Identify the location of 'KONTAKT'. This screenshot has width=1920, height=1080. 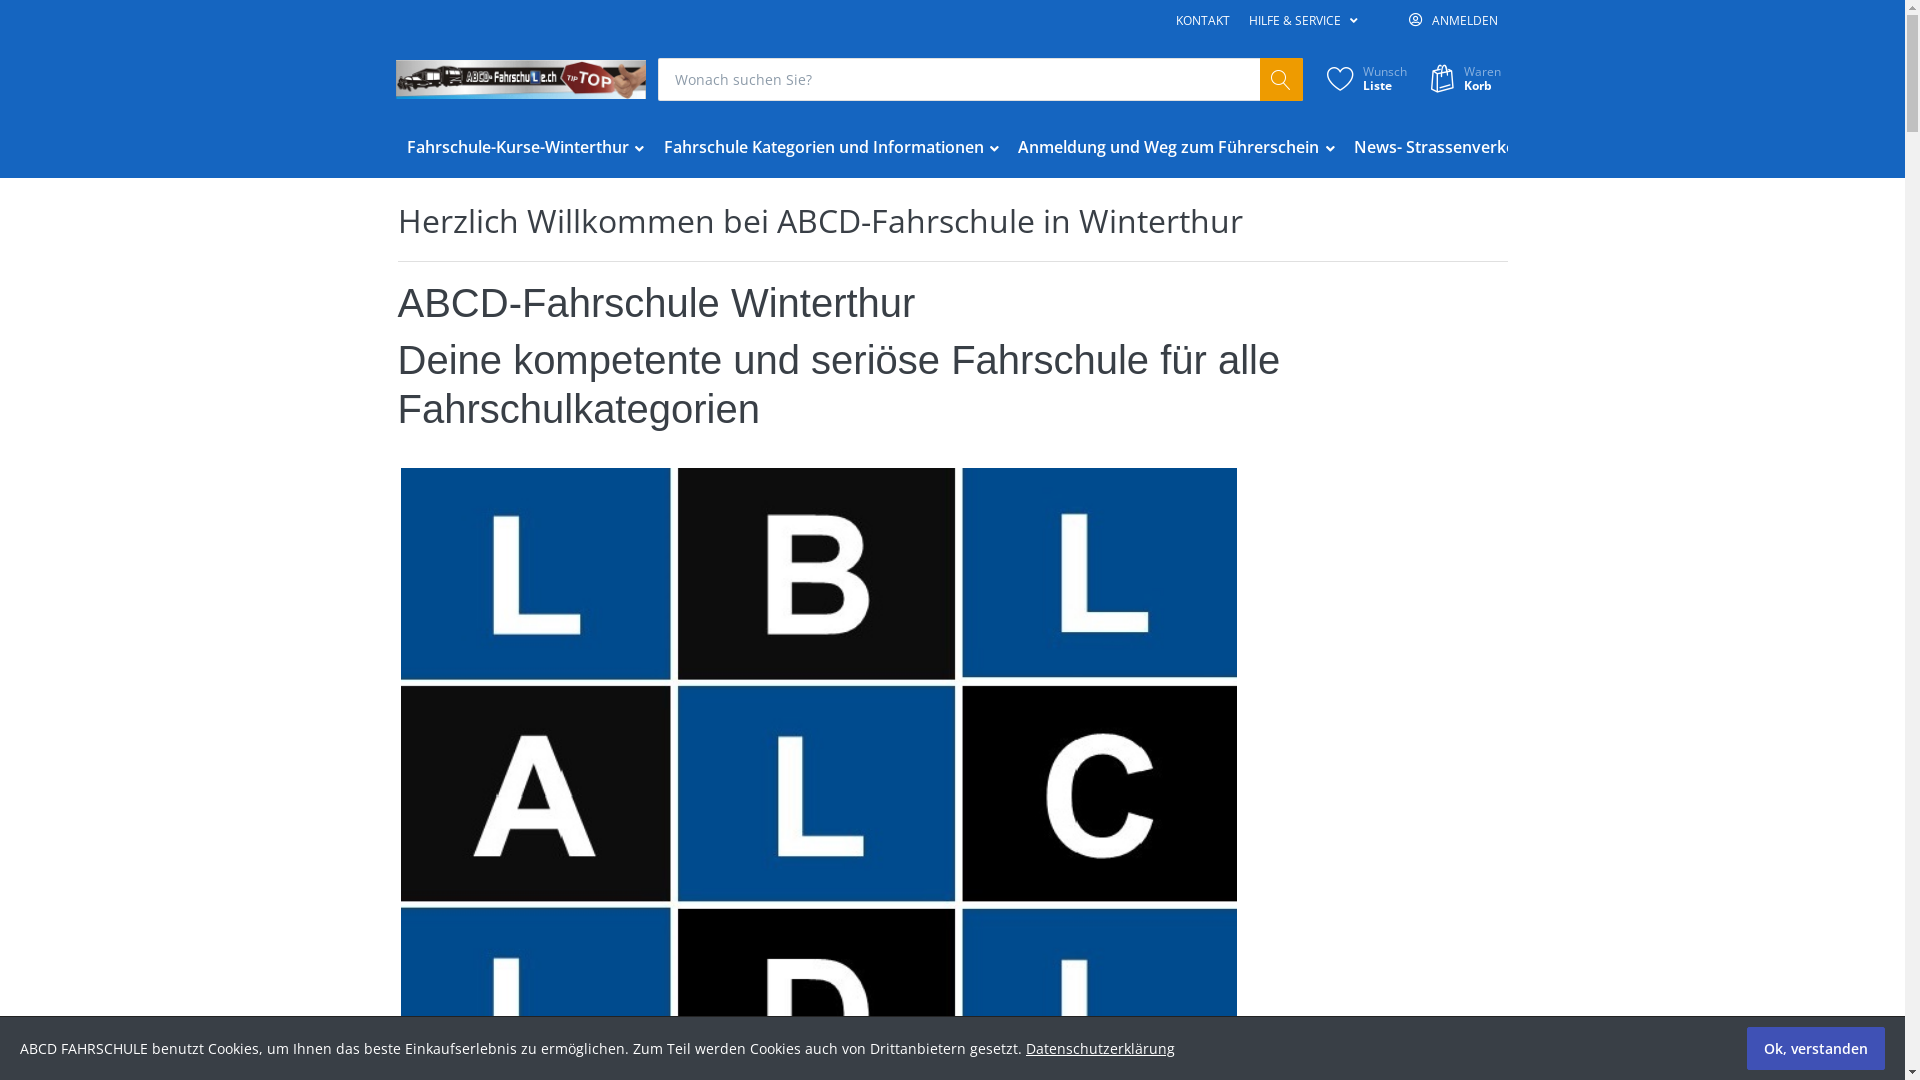
(1201, 20).